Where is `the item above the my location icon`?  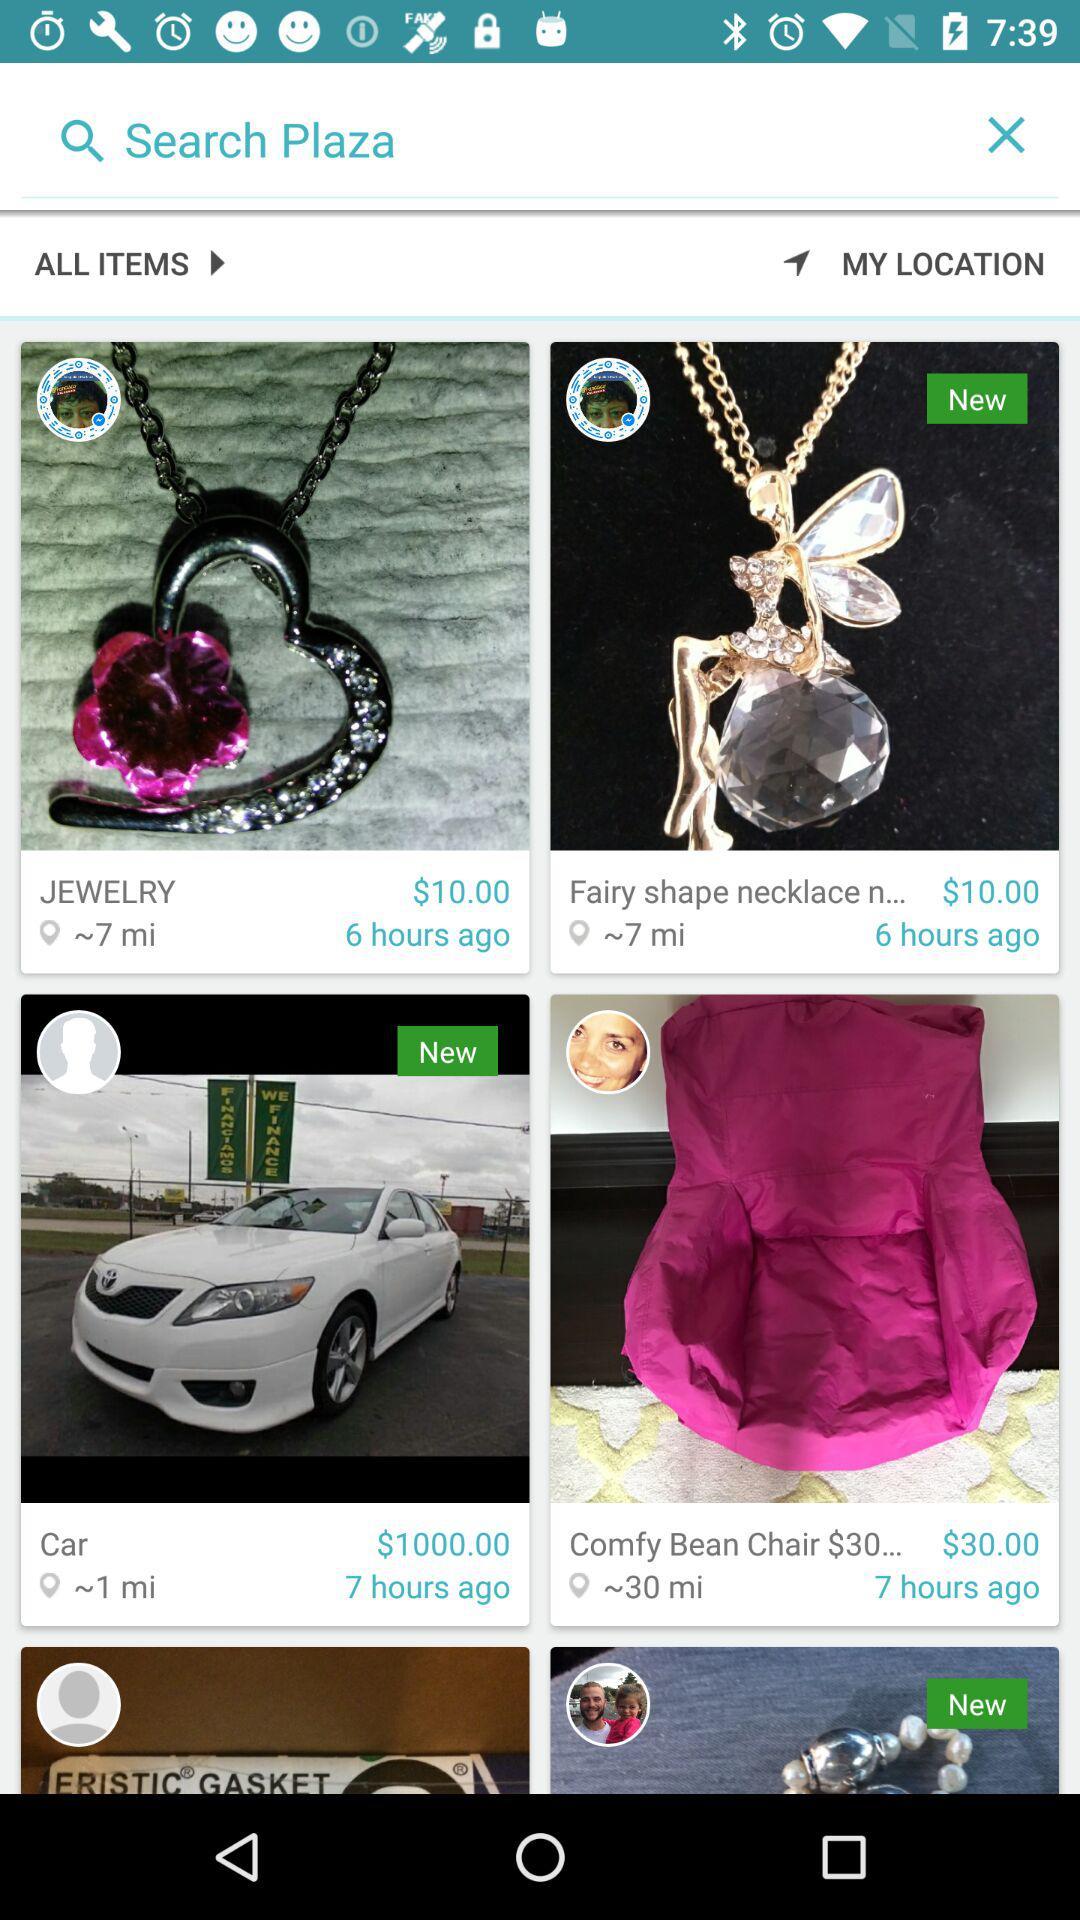 the item above the my location icon is located at coordinates (1006, 133).